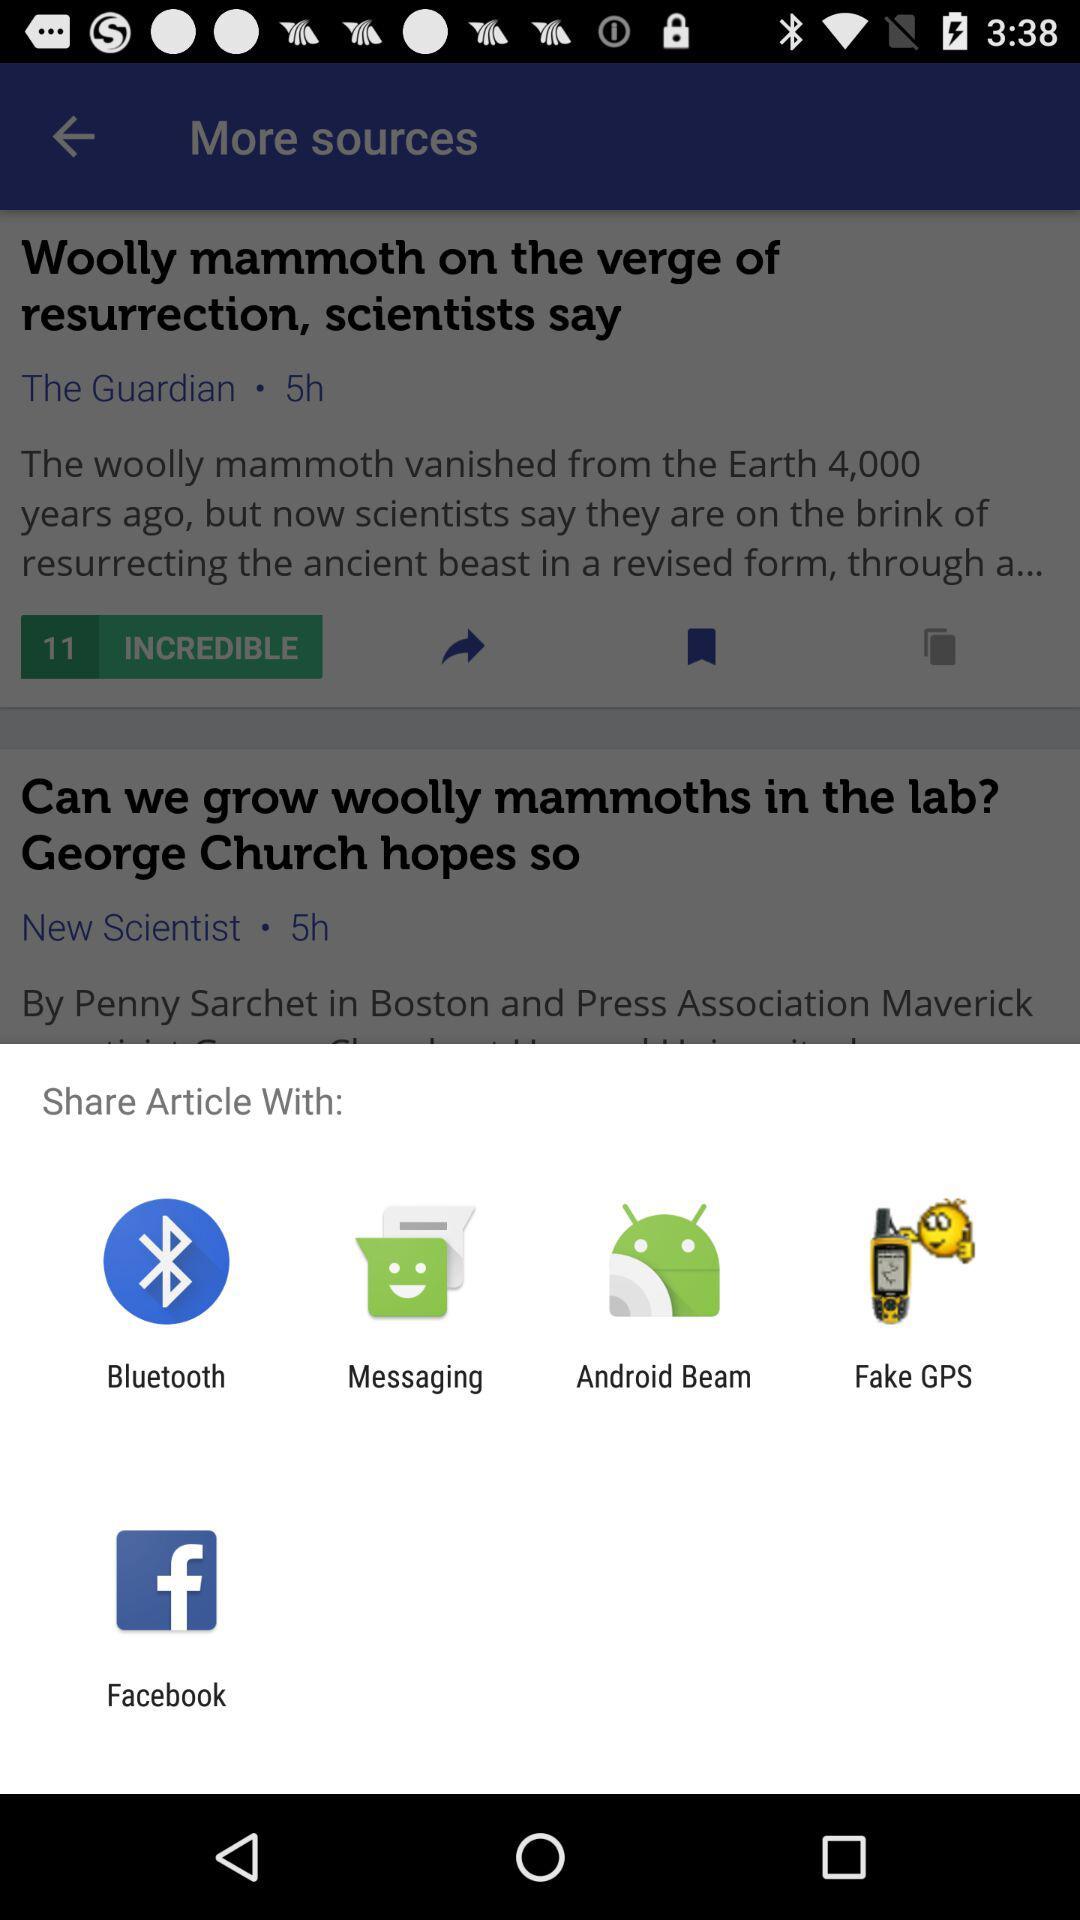 The height and width of the screenshot is (1920, 1080). I want to click on the app next to android beam, so click(414, 1392).